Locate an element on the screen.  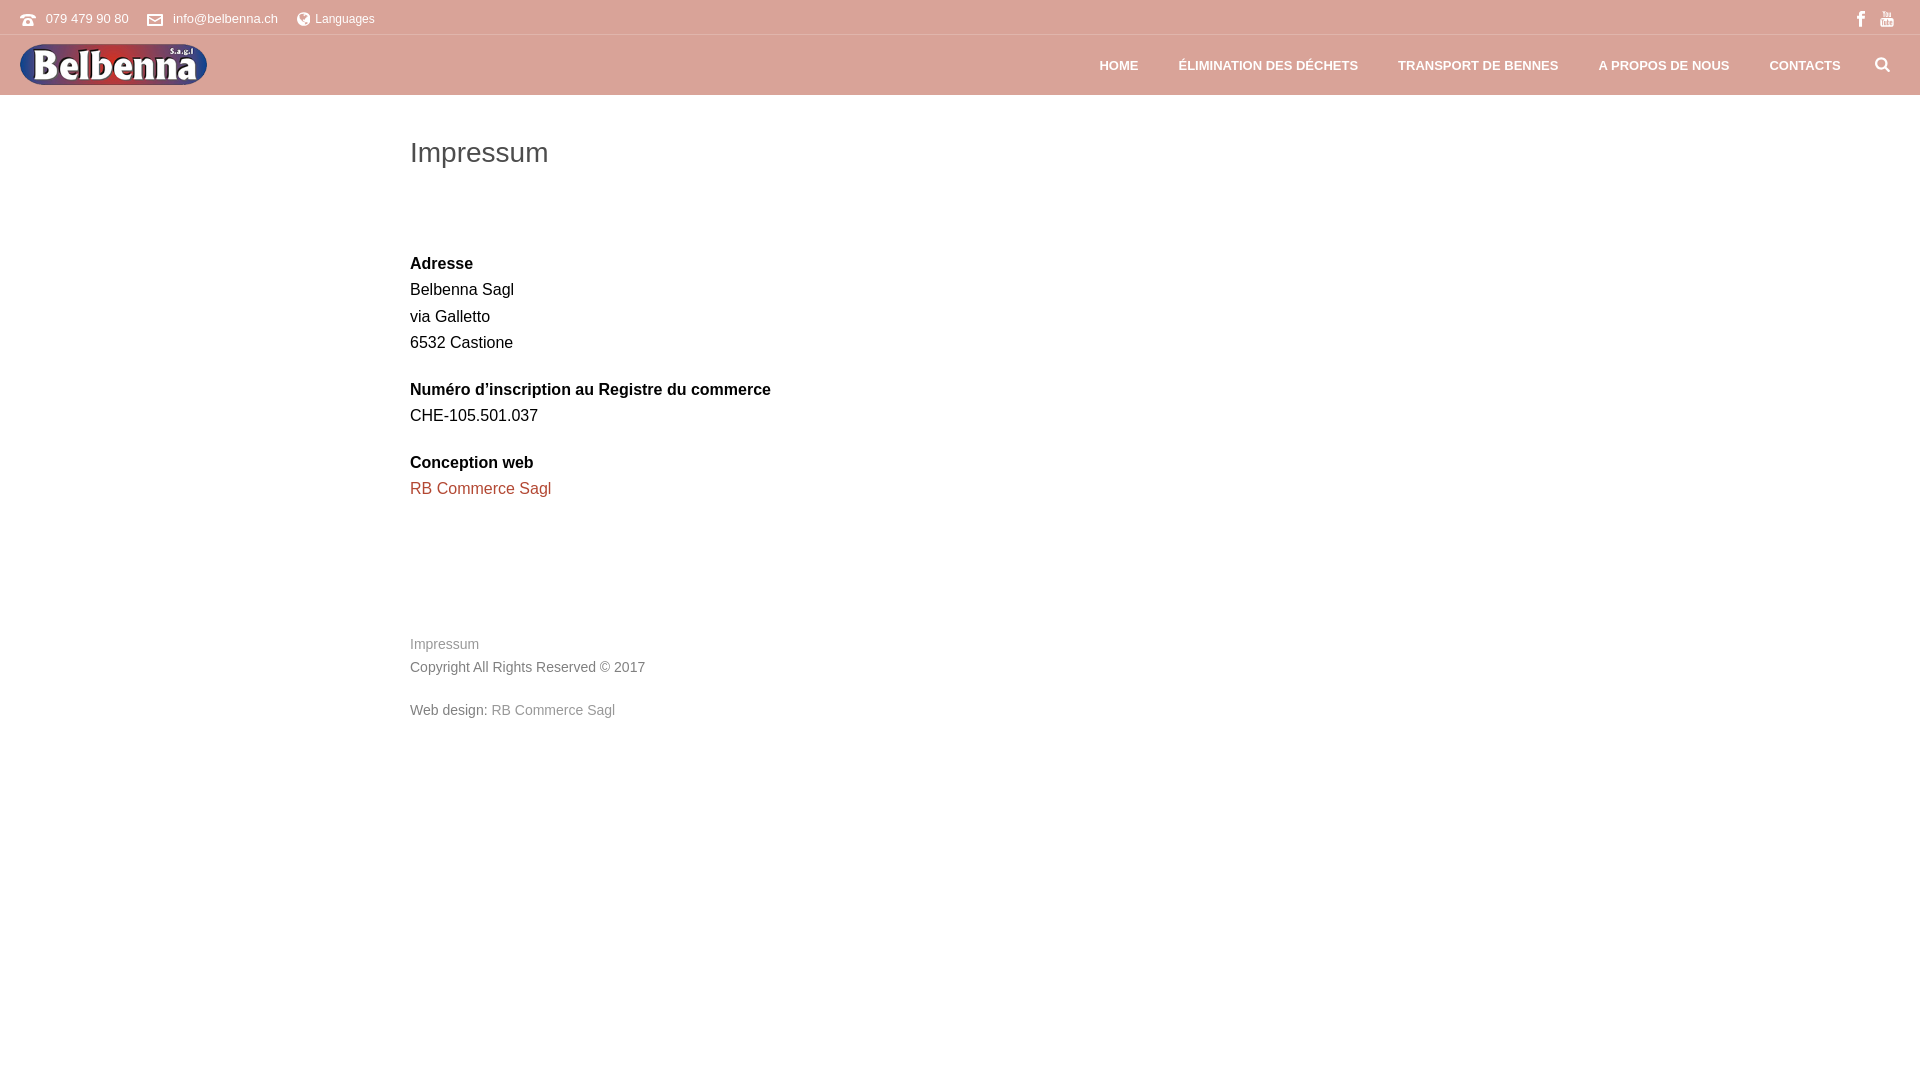
'TRANSPORT DE BENNES' is located at coordinates (1478, 64).